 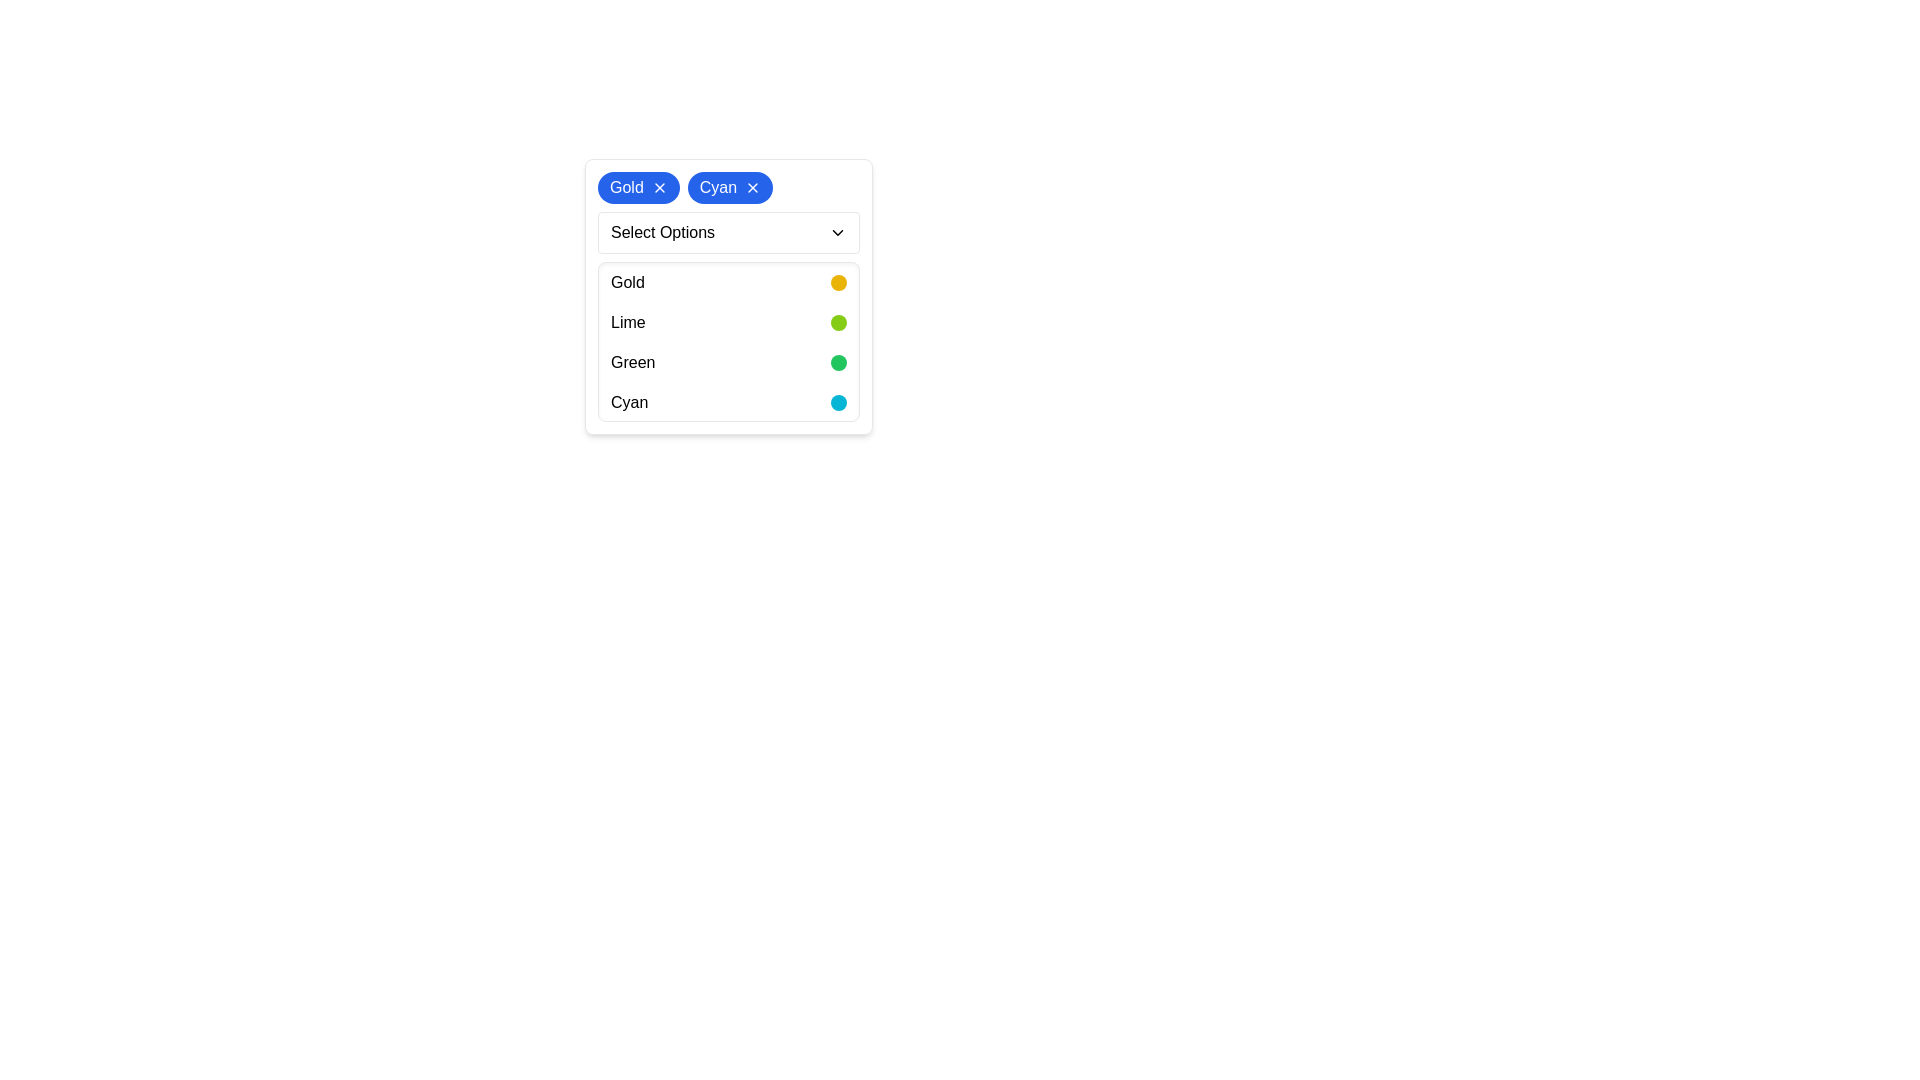 What do you see at coordinates (839, 362) in the screenshot?
I see `the color indicator representing the 'Green' item in the dropdown interface, located to the right of the text 'Green'` at bounding box center [839, 362].